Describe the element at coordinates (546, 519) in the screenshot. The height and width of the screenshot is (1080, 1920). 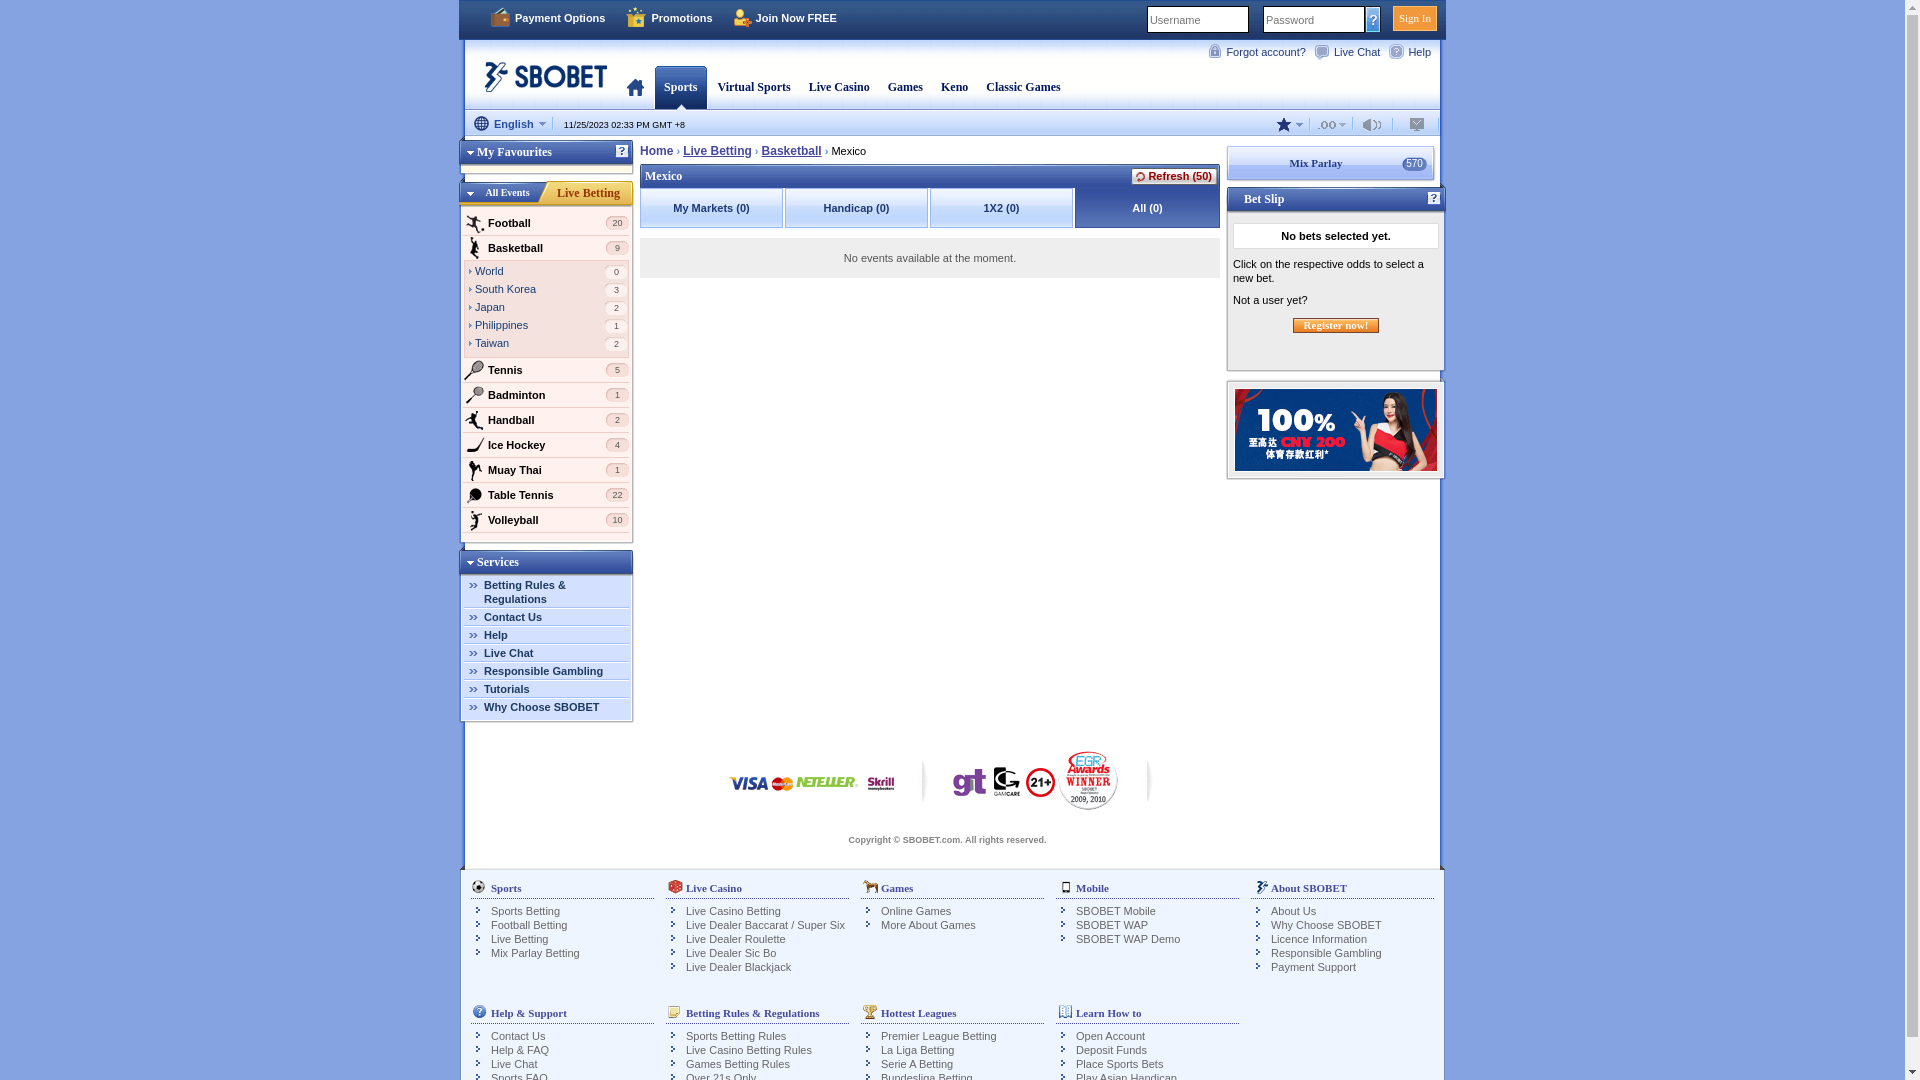
I see `'Volleyball` at that location.